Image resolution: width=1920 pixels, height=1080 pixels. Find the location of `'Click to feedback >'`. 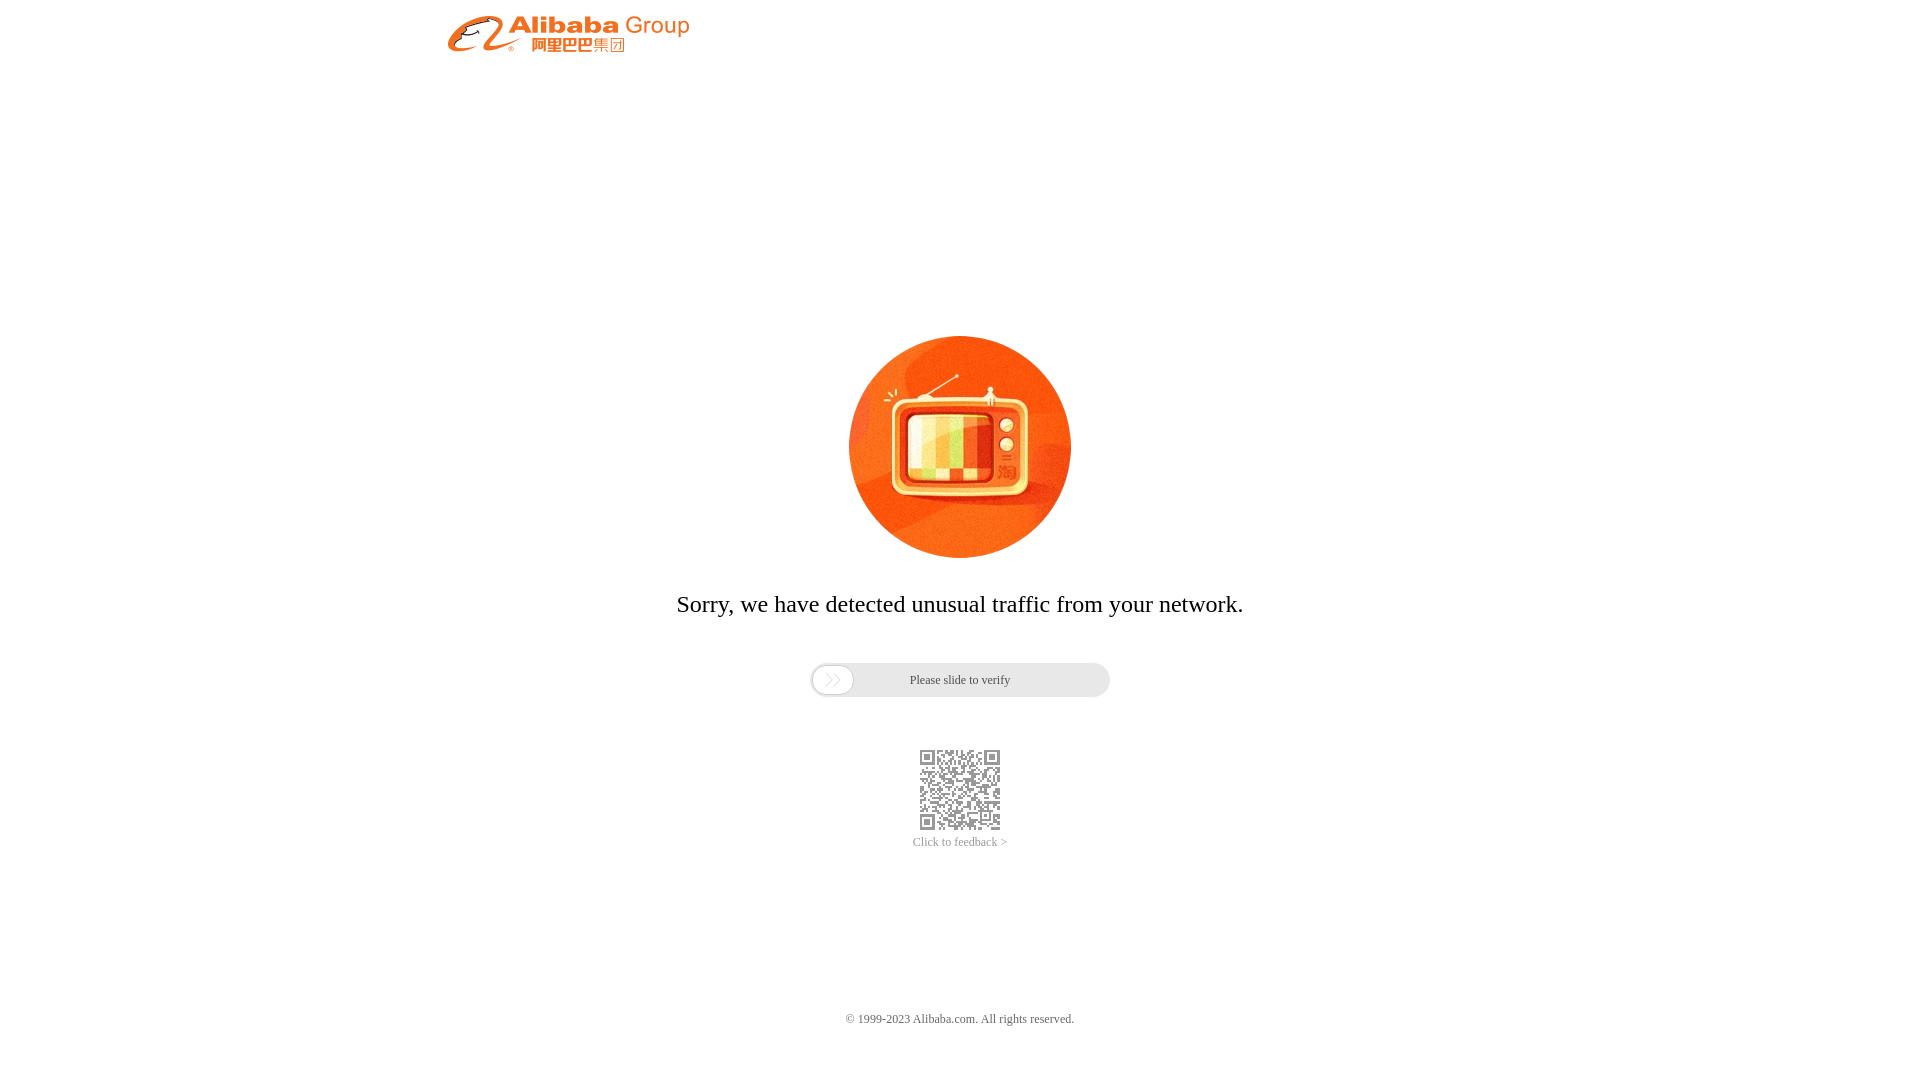

'Click to feedback >' is located at coordinates (960, 842).